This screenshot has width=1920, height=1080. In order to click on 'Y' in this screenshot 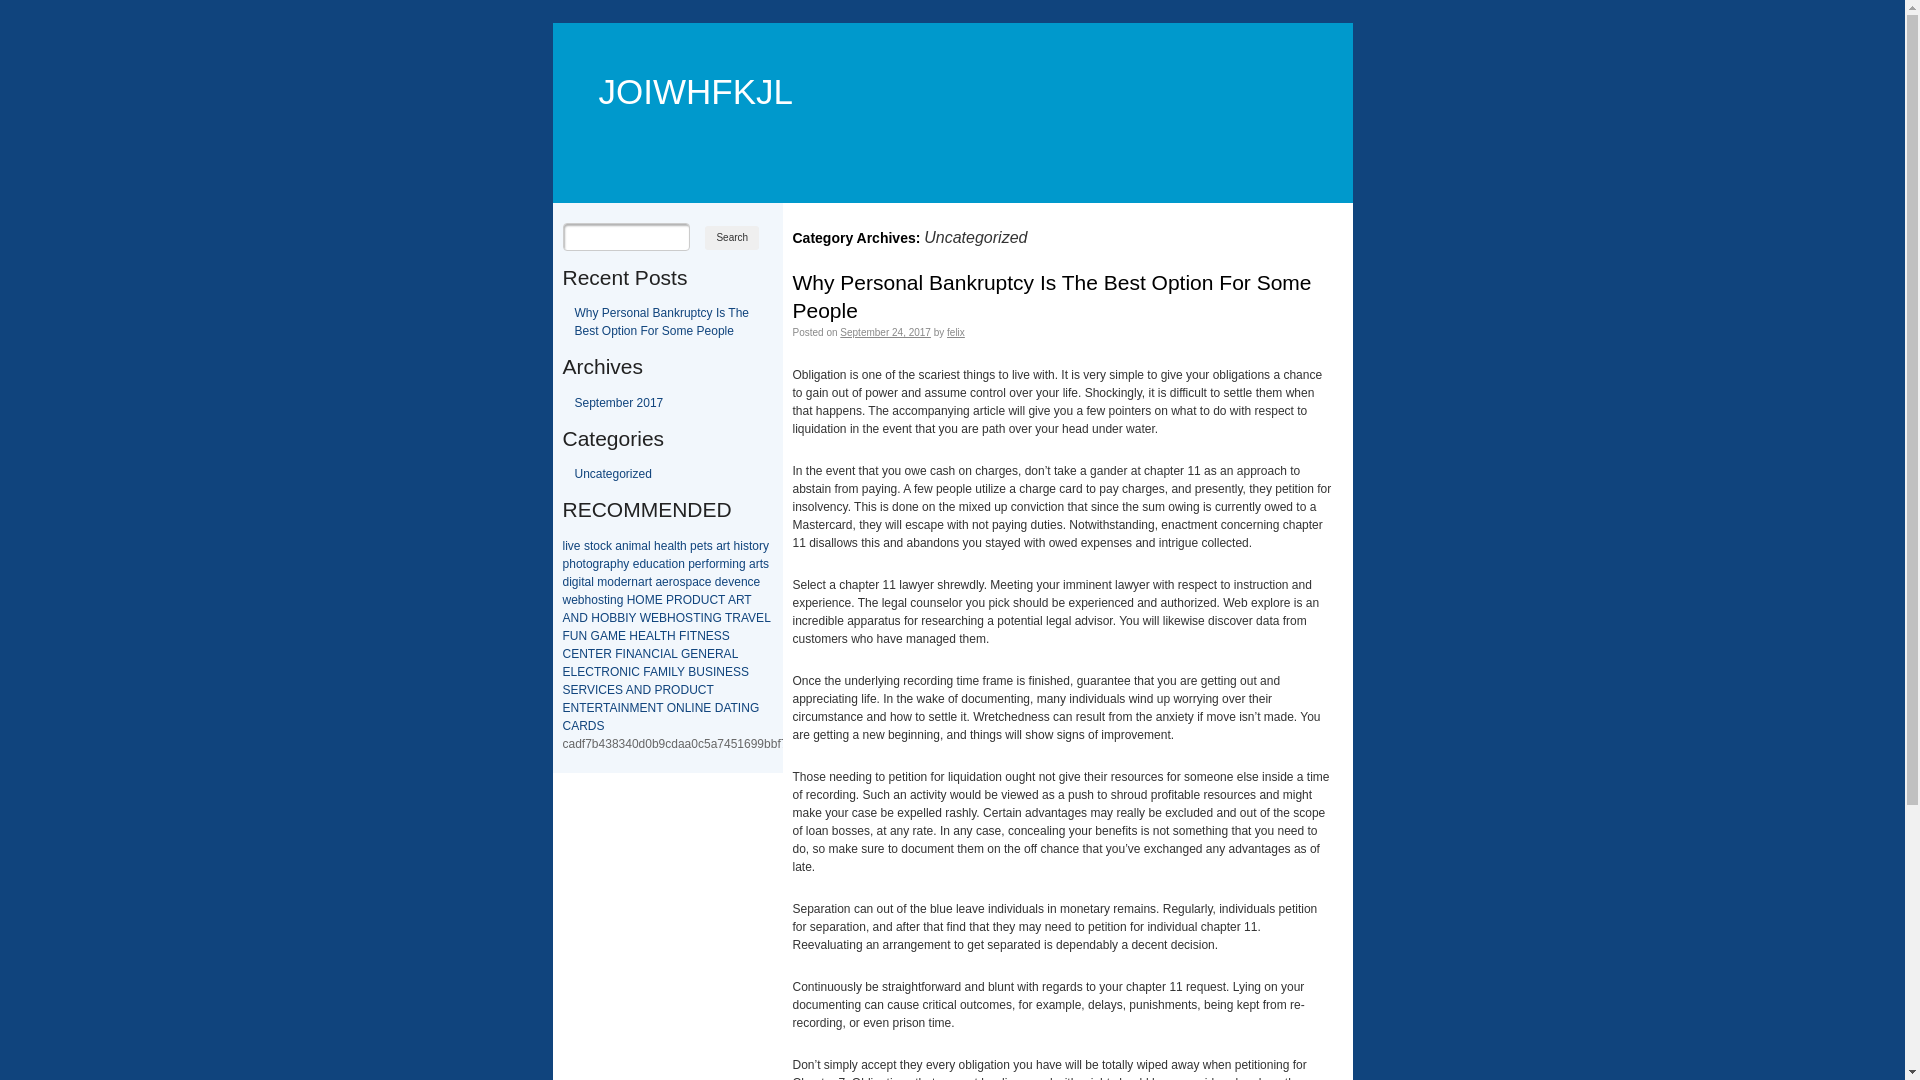, I will do `click(627, 616)`.